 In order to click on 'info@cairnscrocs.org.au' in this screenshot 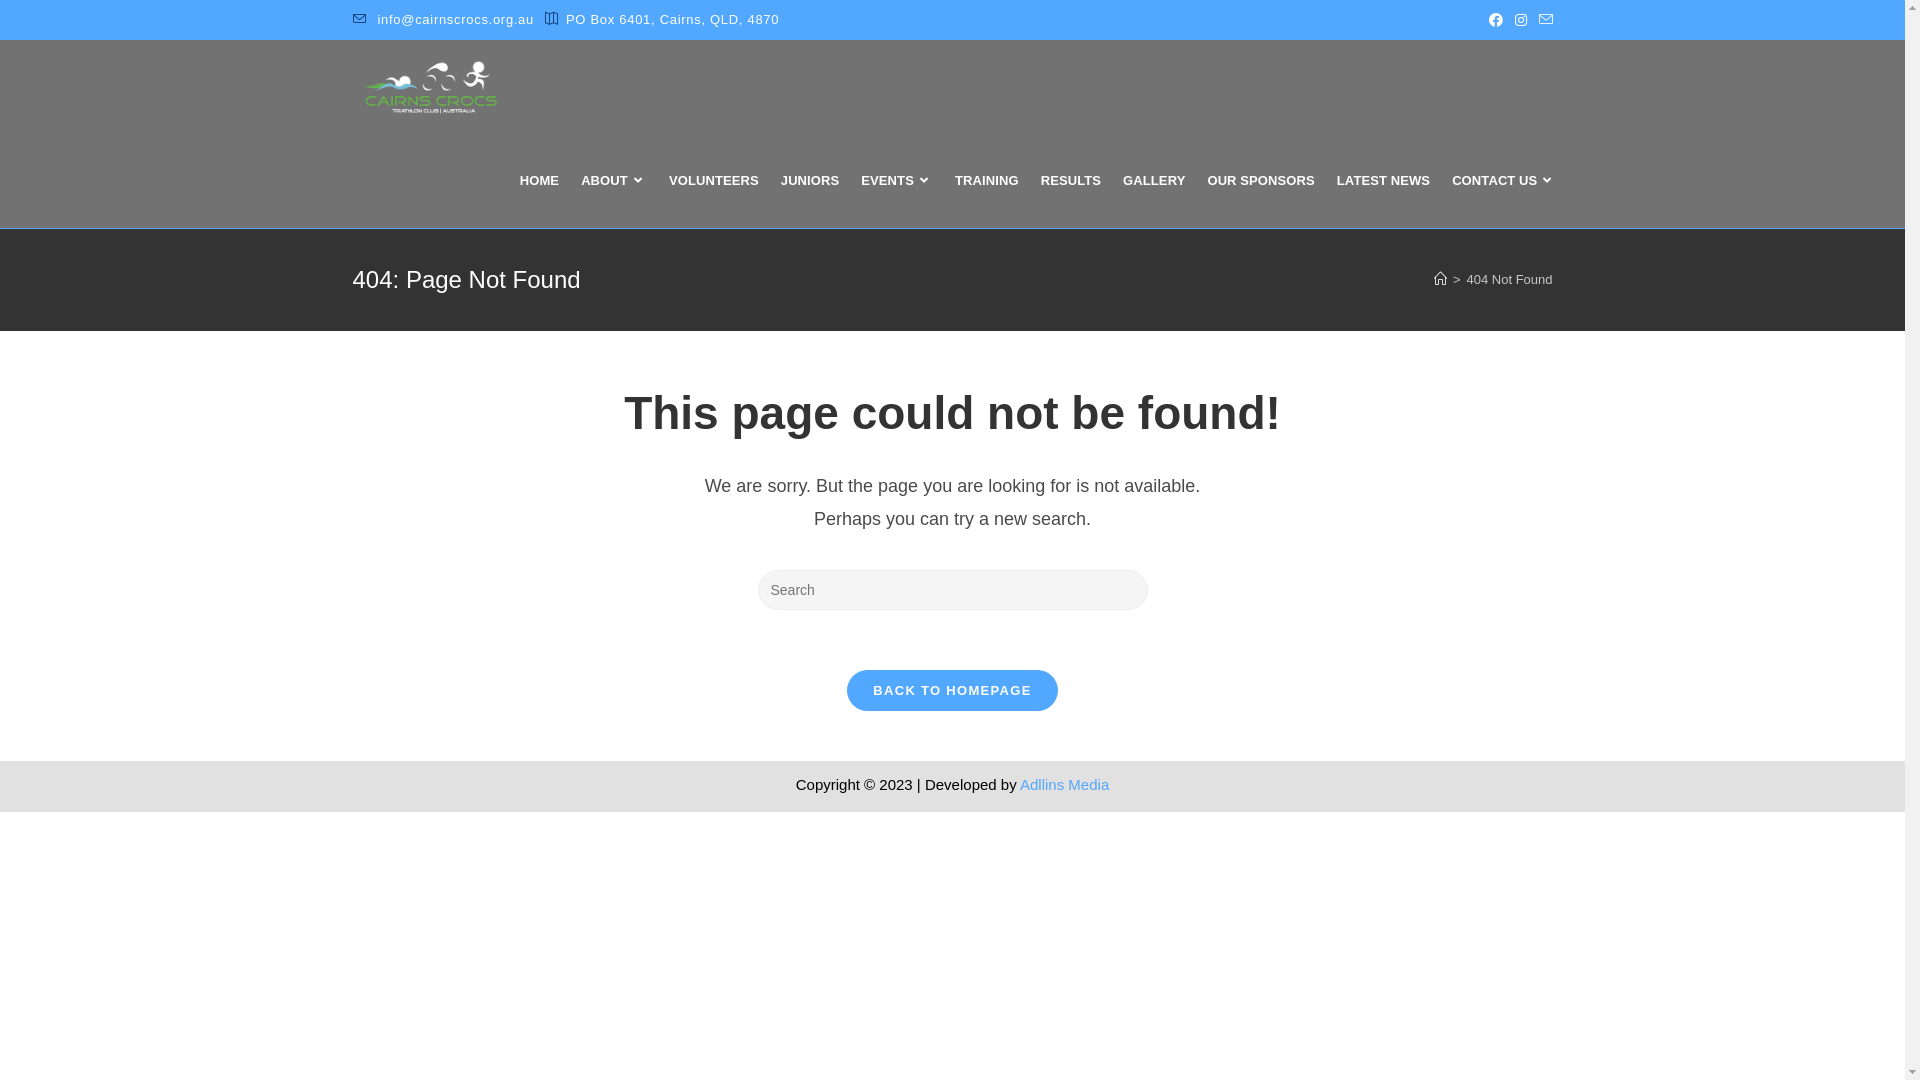, I will do `click(455, 19)`.